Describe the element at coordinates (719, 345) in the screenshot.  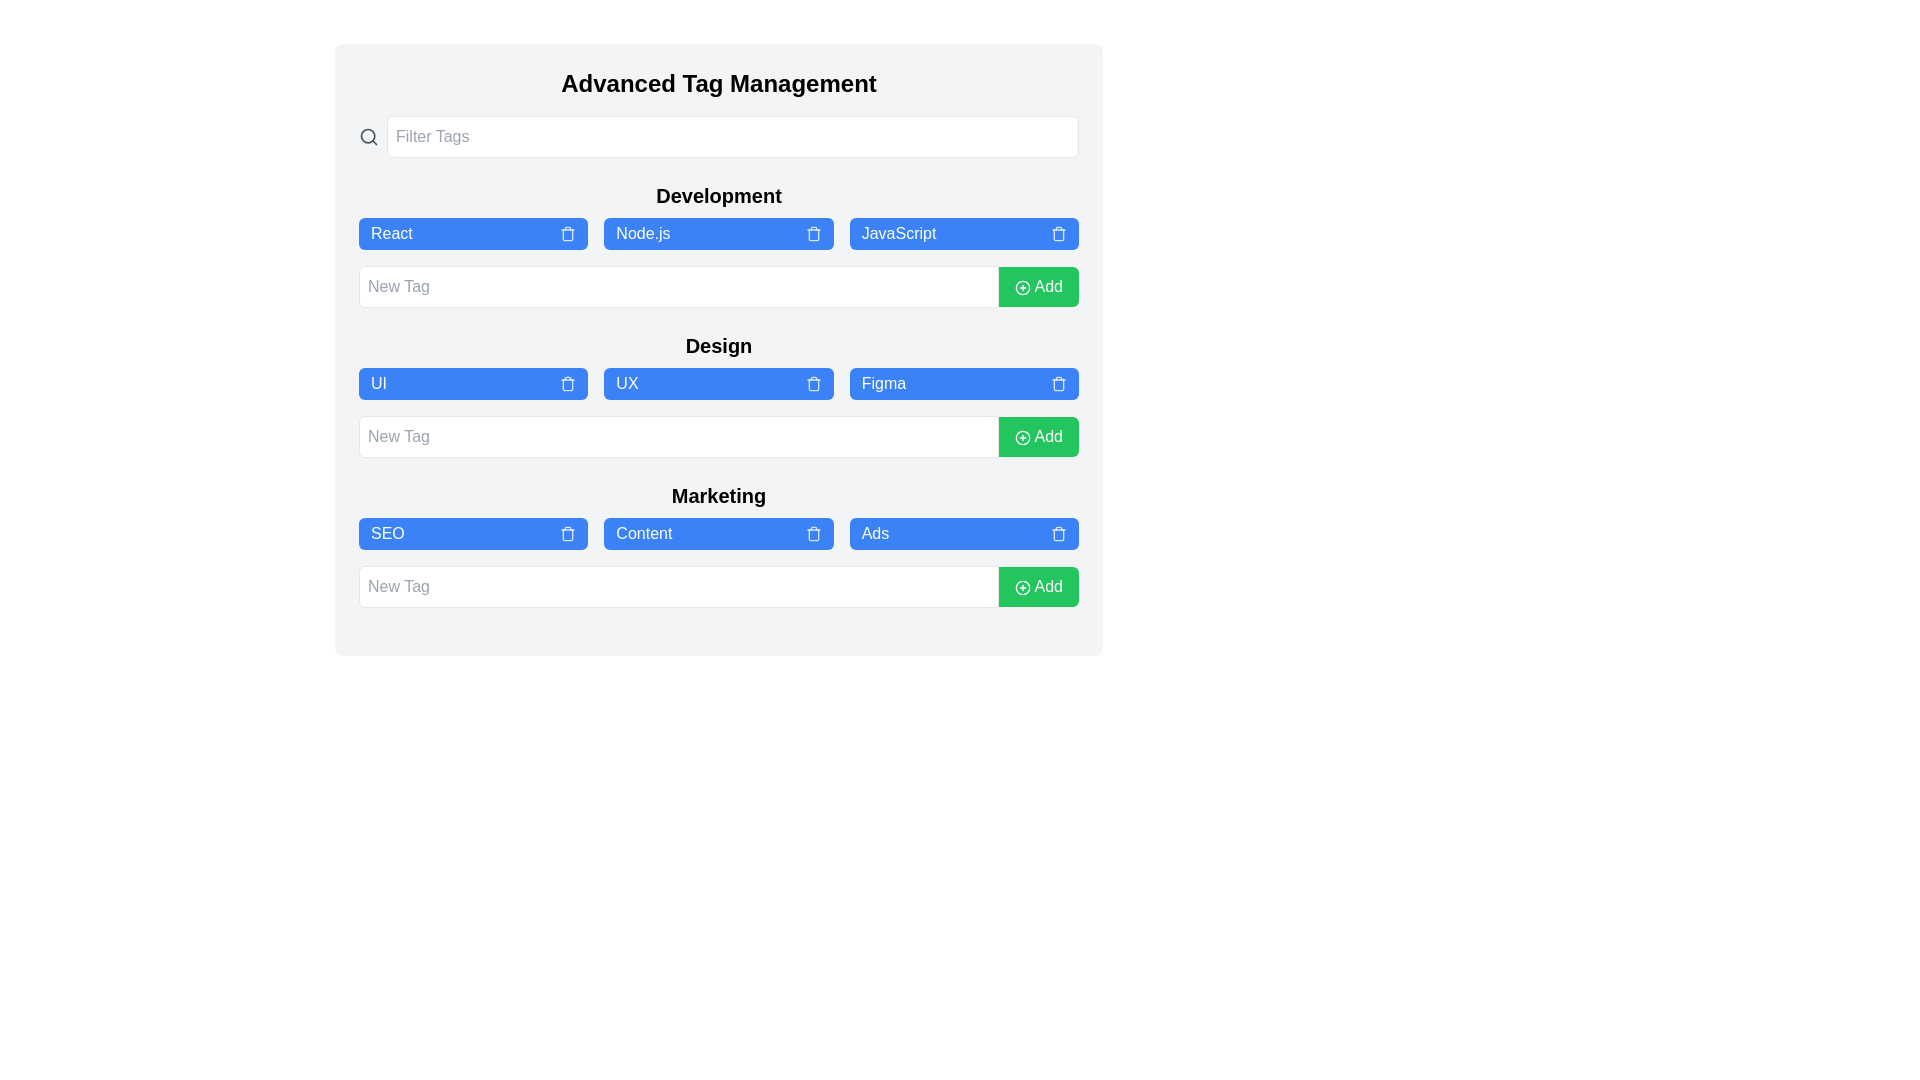
I see `the bold text header labeled 'Design', which is centrally positioned within the 'Design' section of a structured list, located between 'Development' and 'Marketing', above three blue buttons labeled 'UI', 'UX', and 'Figma'` at that location.